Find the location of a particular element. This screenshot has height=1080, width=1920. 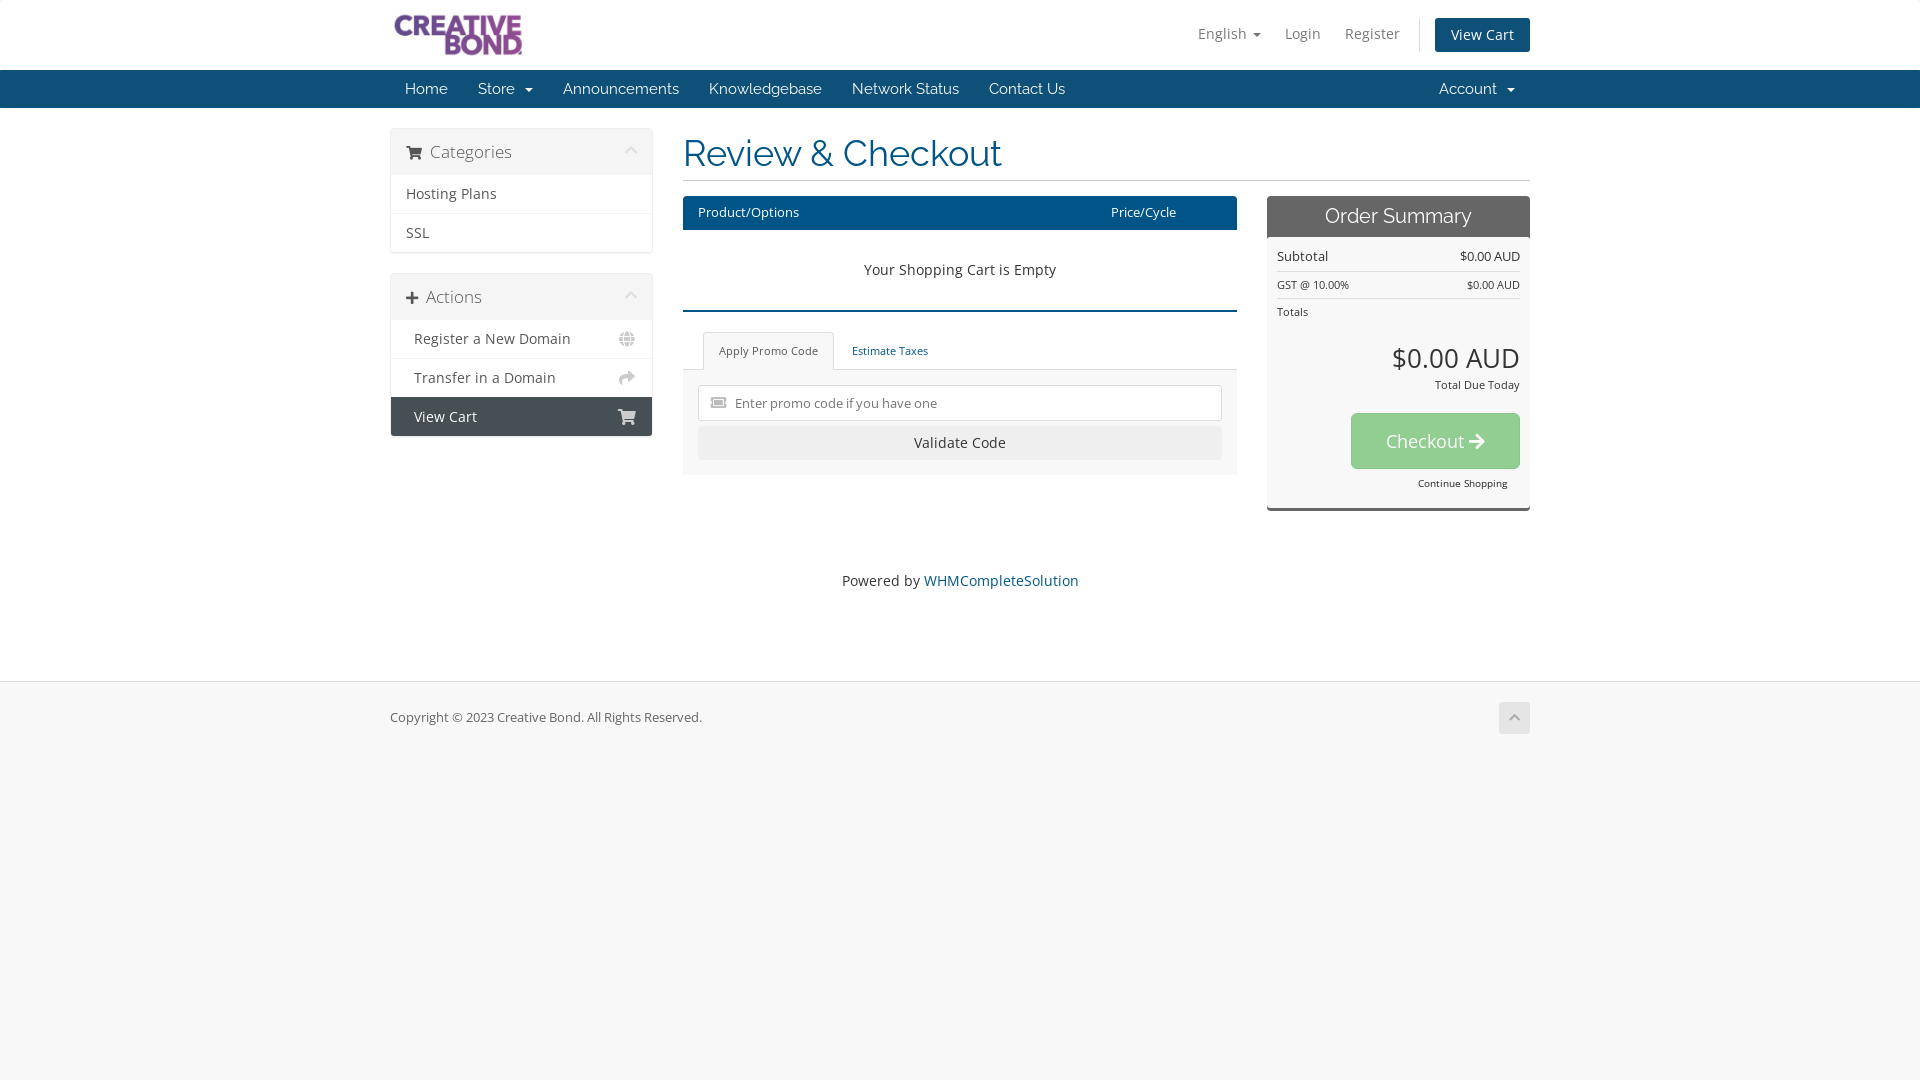

'  Transfer in a Domain' is located at coordinates (521, 378).